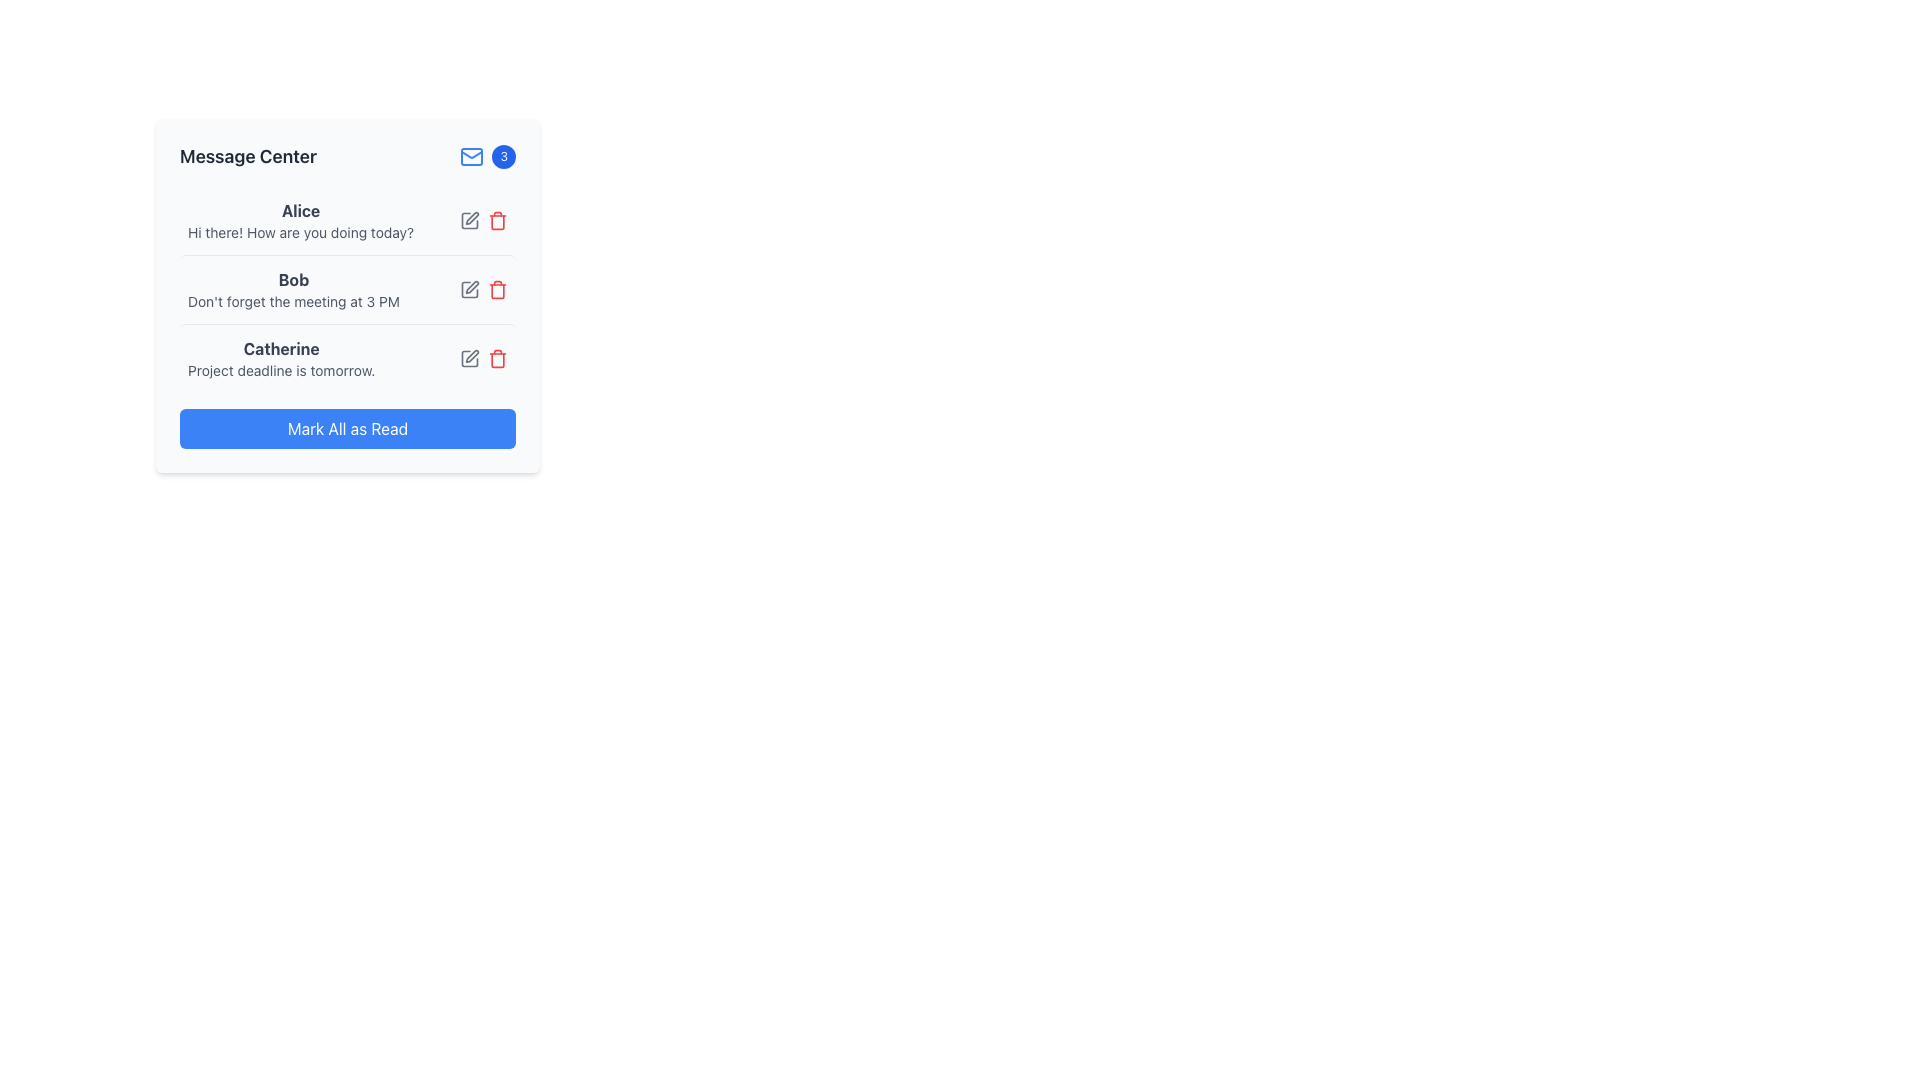  I want to click on reminder message associated with the user 'Bob', which is the second textual message in the 'Message Center' directly below the bold 'Bob' name label, so click(292, 301).